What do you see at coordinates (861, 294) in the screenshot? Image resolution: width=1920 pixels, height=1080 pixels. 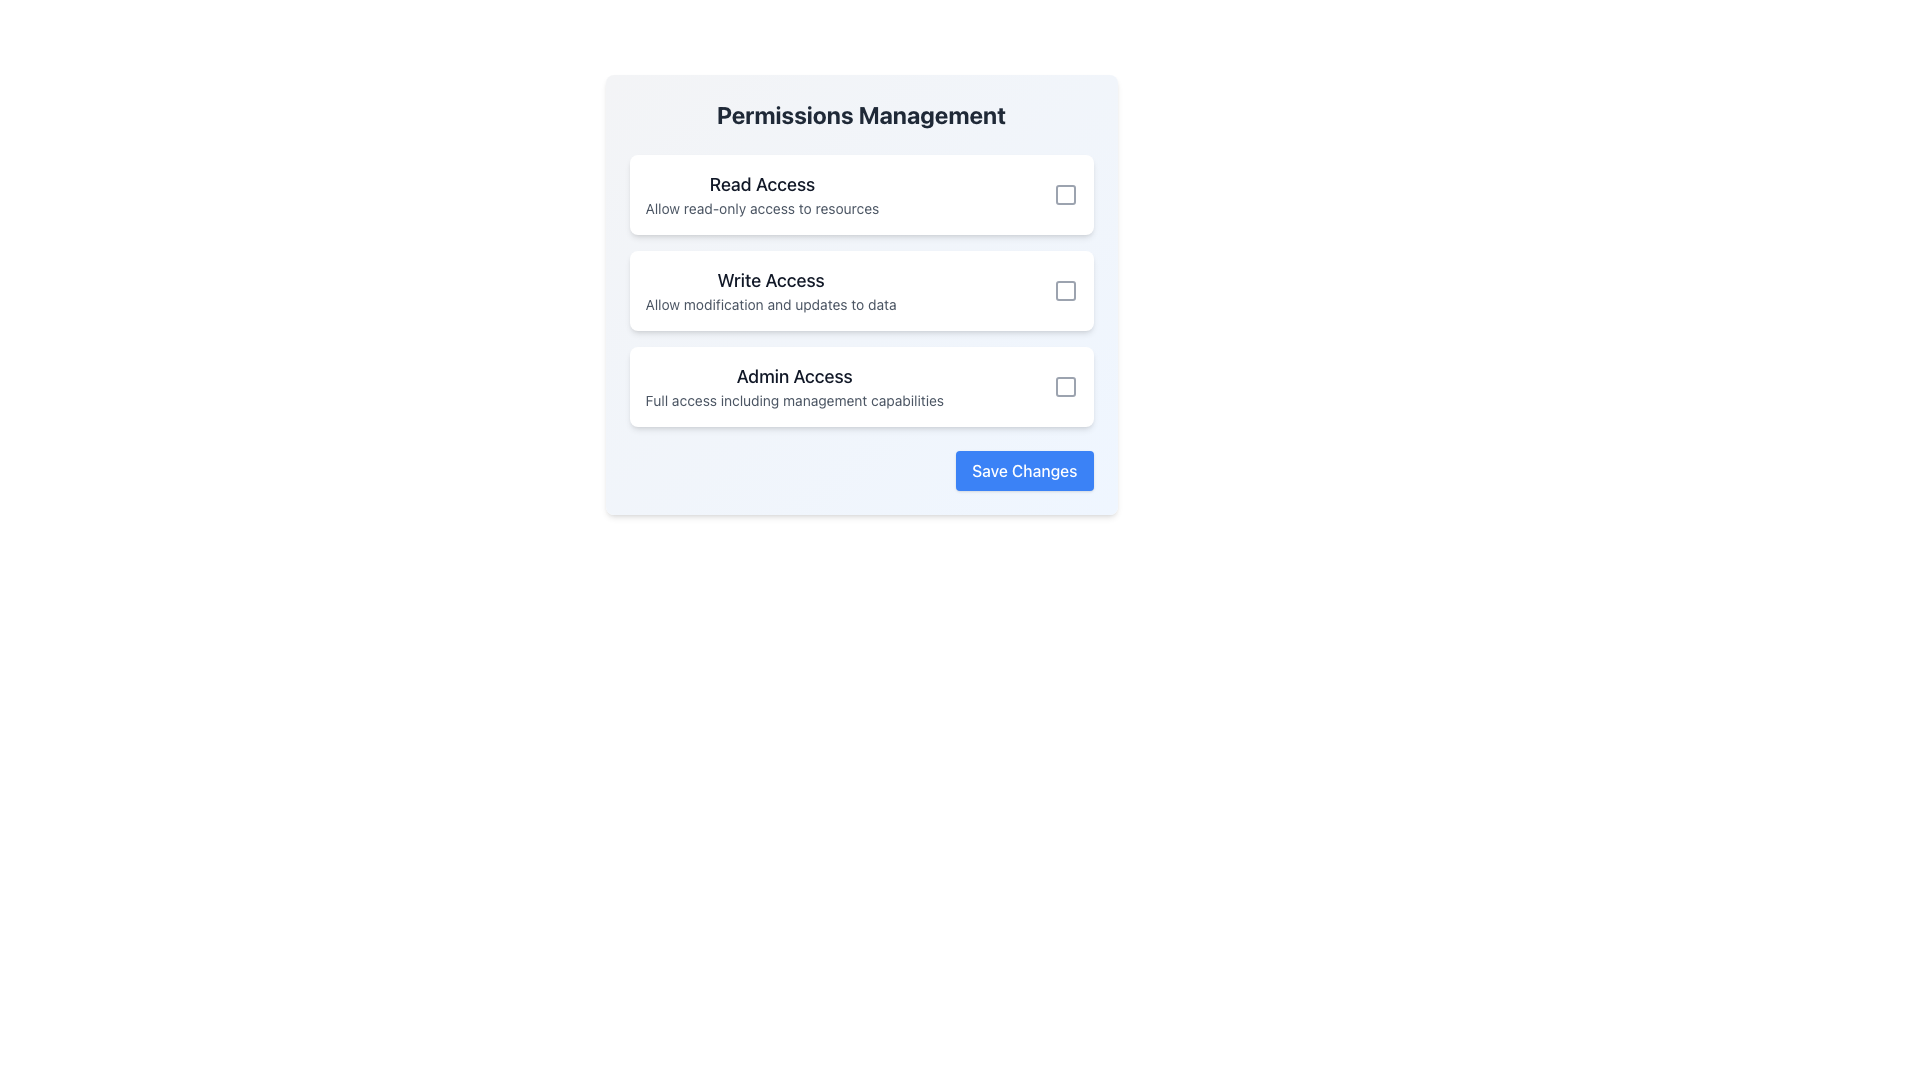 I see `the checkbox for 'Write Access' in the permission management interface` at bounding box center [861, 294].